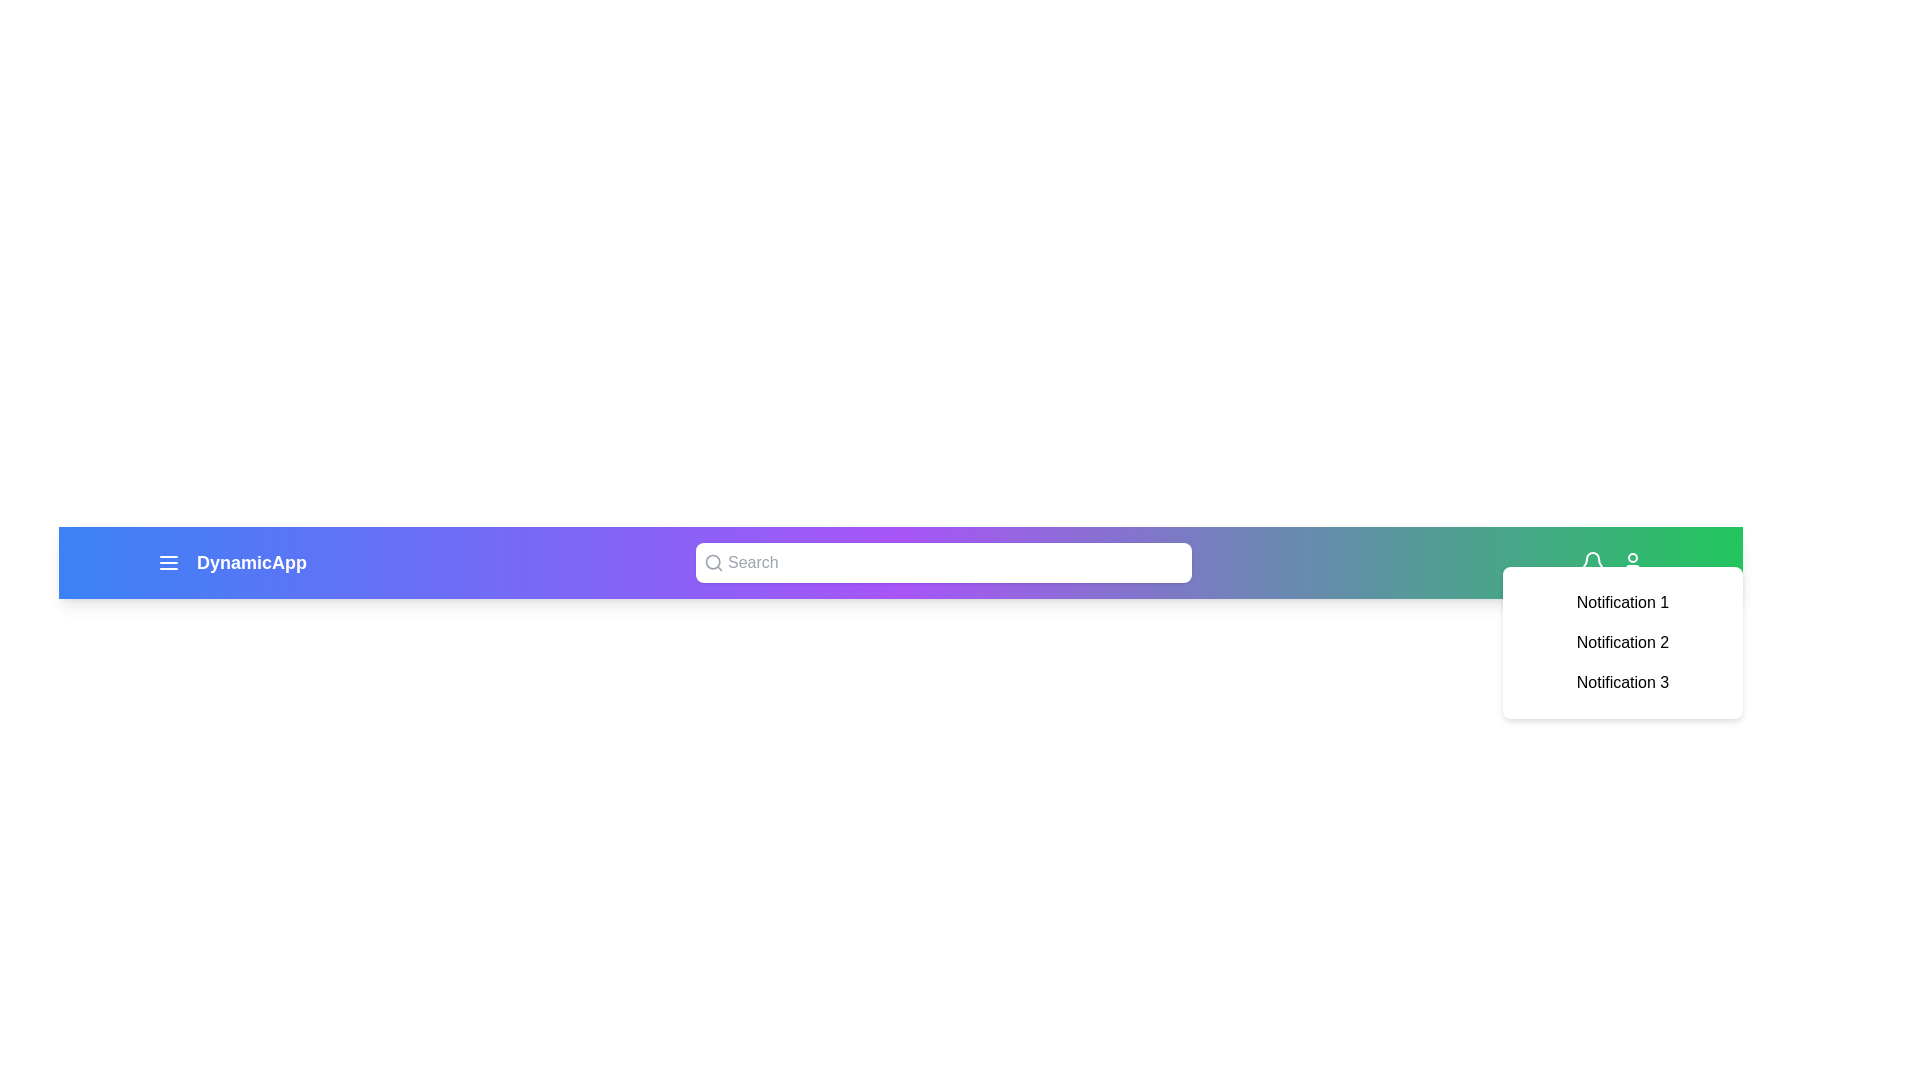 The width and height of the screenshot is (1920, 1080). I want to click on the notification Notification 3 to view its details, so click(1622, 681).